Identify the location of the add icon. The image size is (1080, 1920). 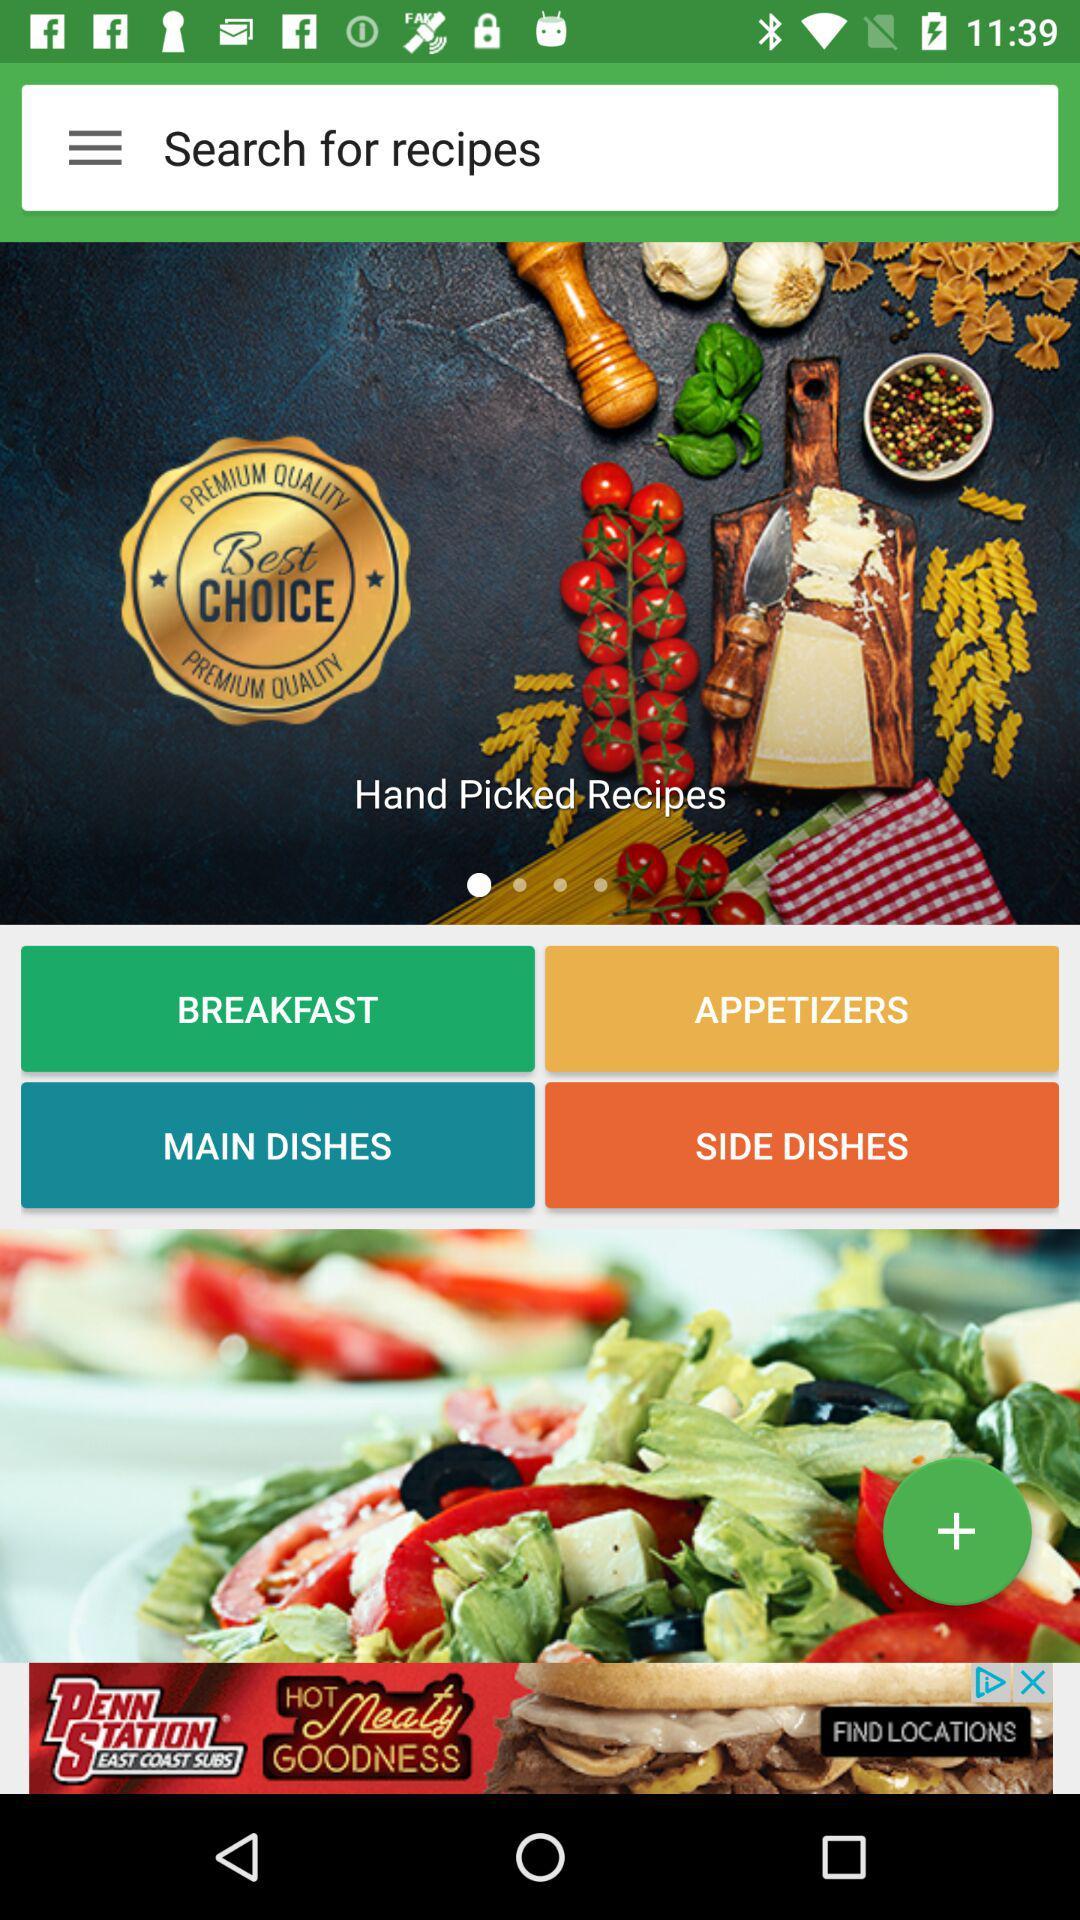
(955, 1538).